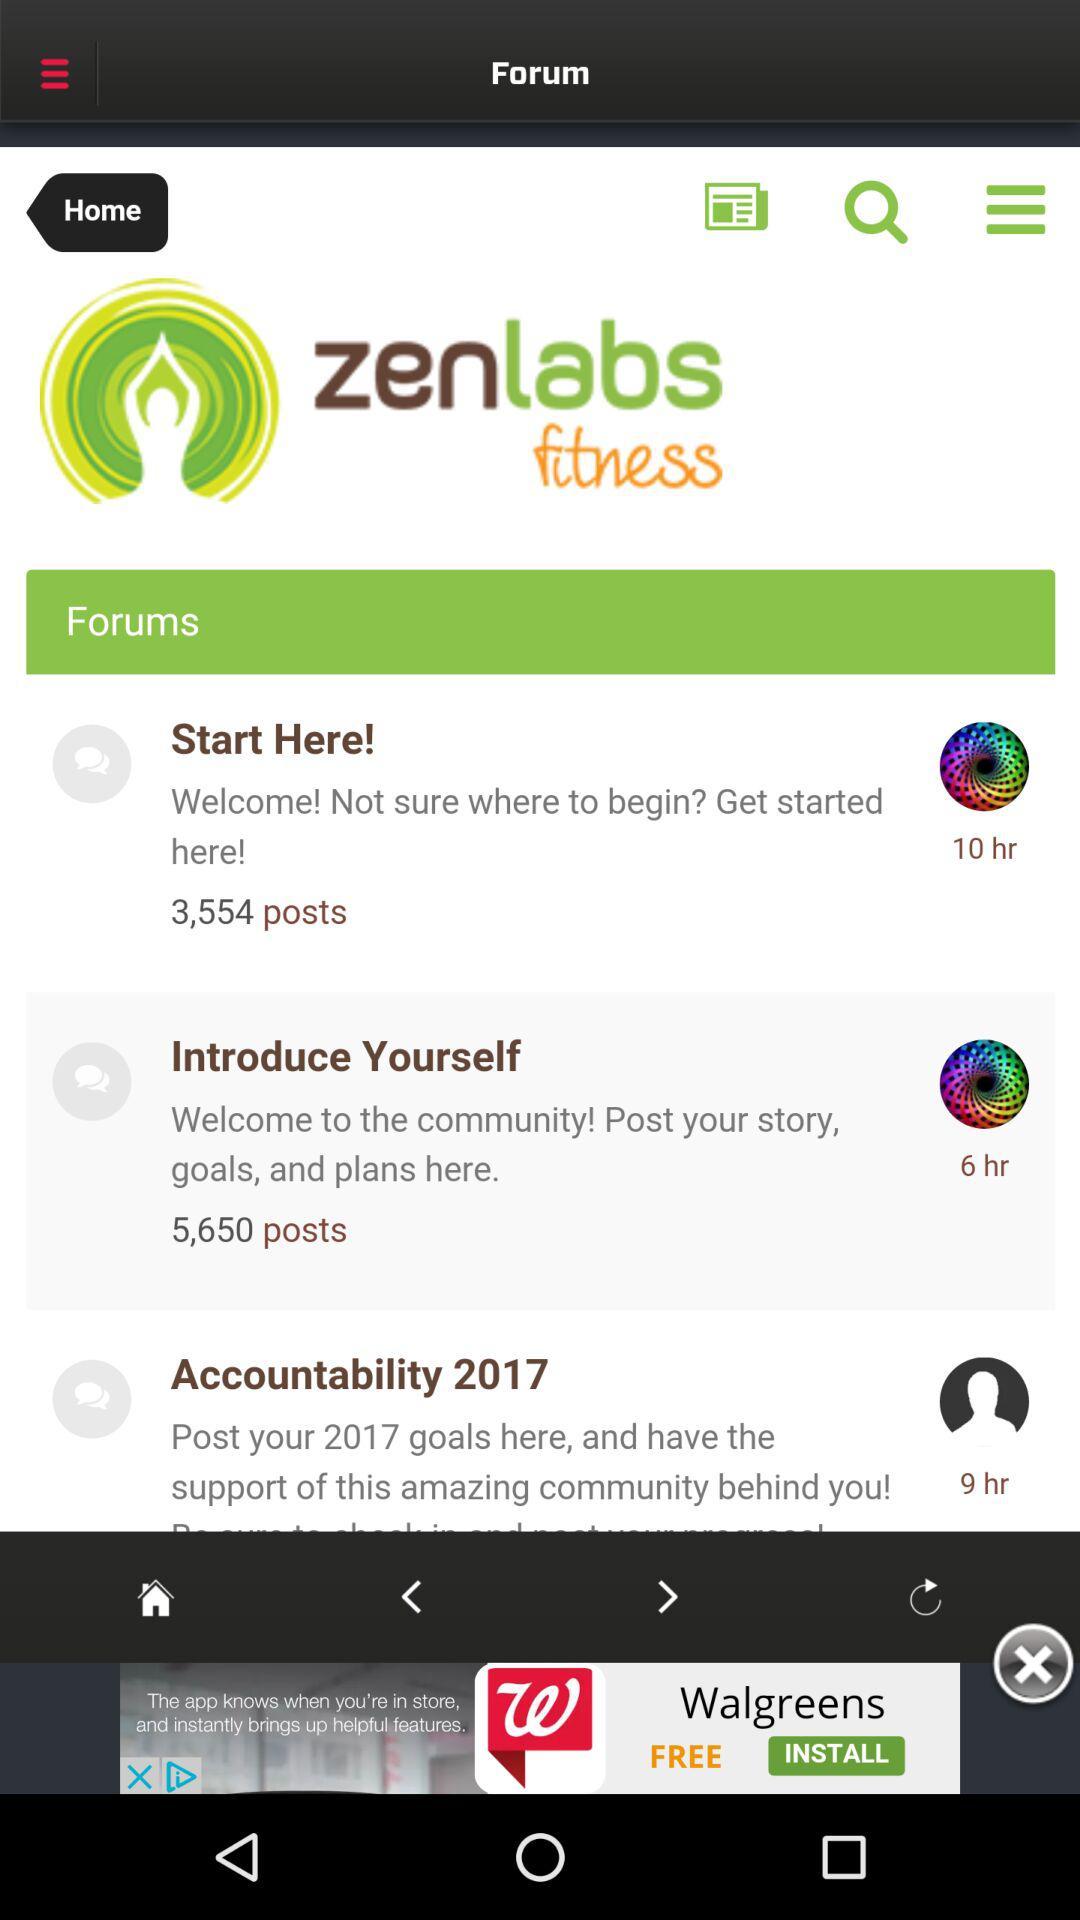 The width and height of the screenshot is (1080, 1920). Describe the element at coordinates (925, 1595) in the screenshot. I see `refresh` at that location.